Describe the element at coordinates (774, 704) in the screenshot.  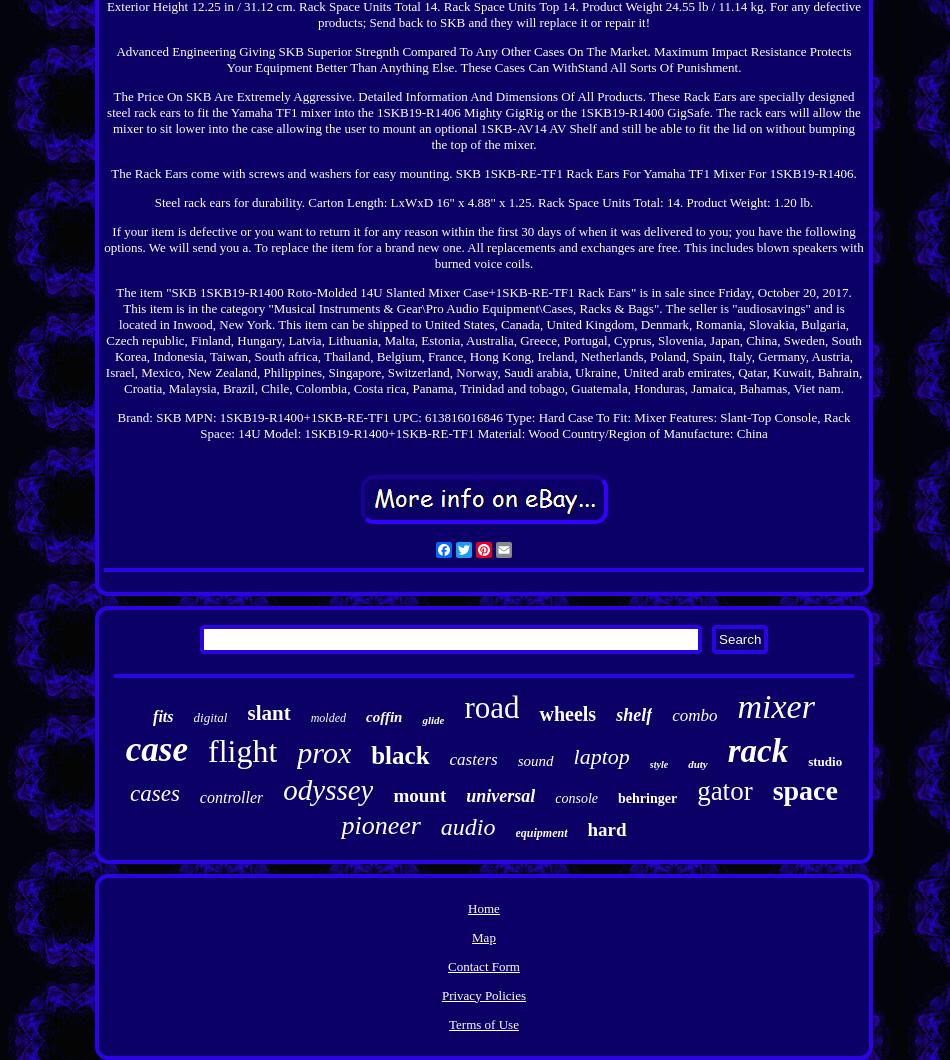
I see `'mixer'` at that location.